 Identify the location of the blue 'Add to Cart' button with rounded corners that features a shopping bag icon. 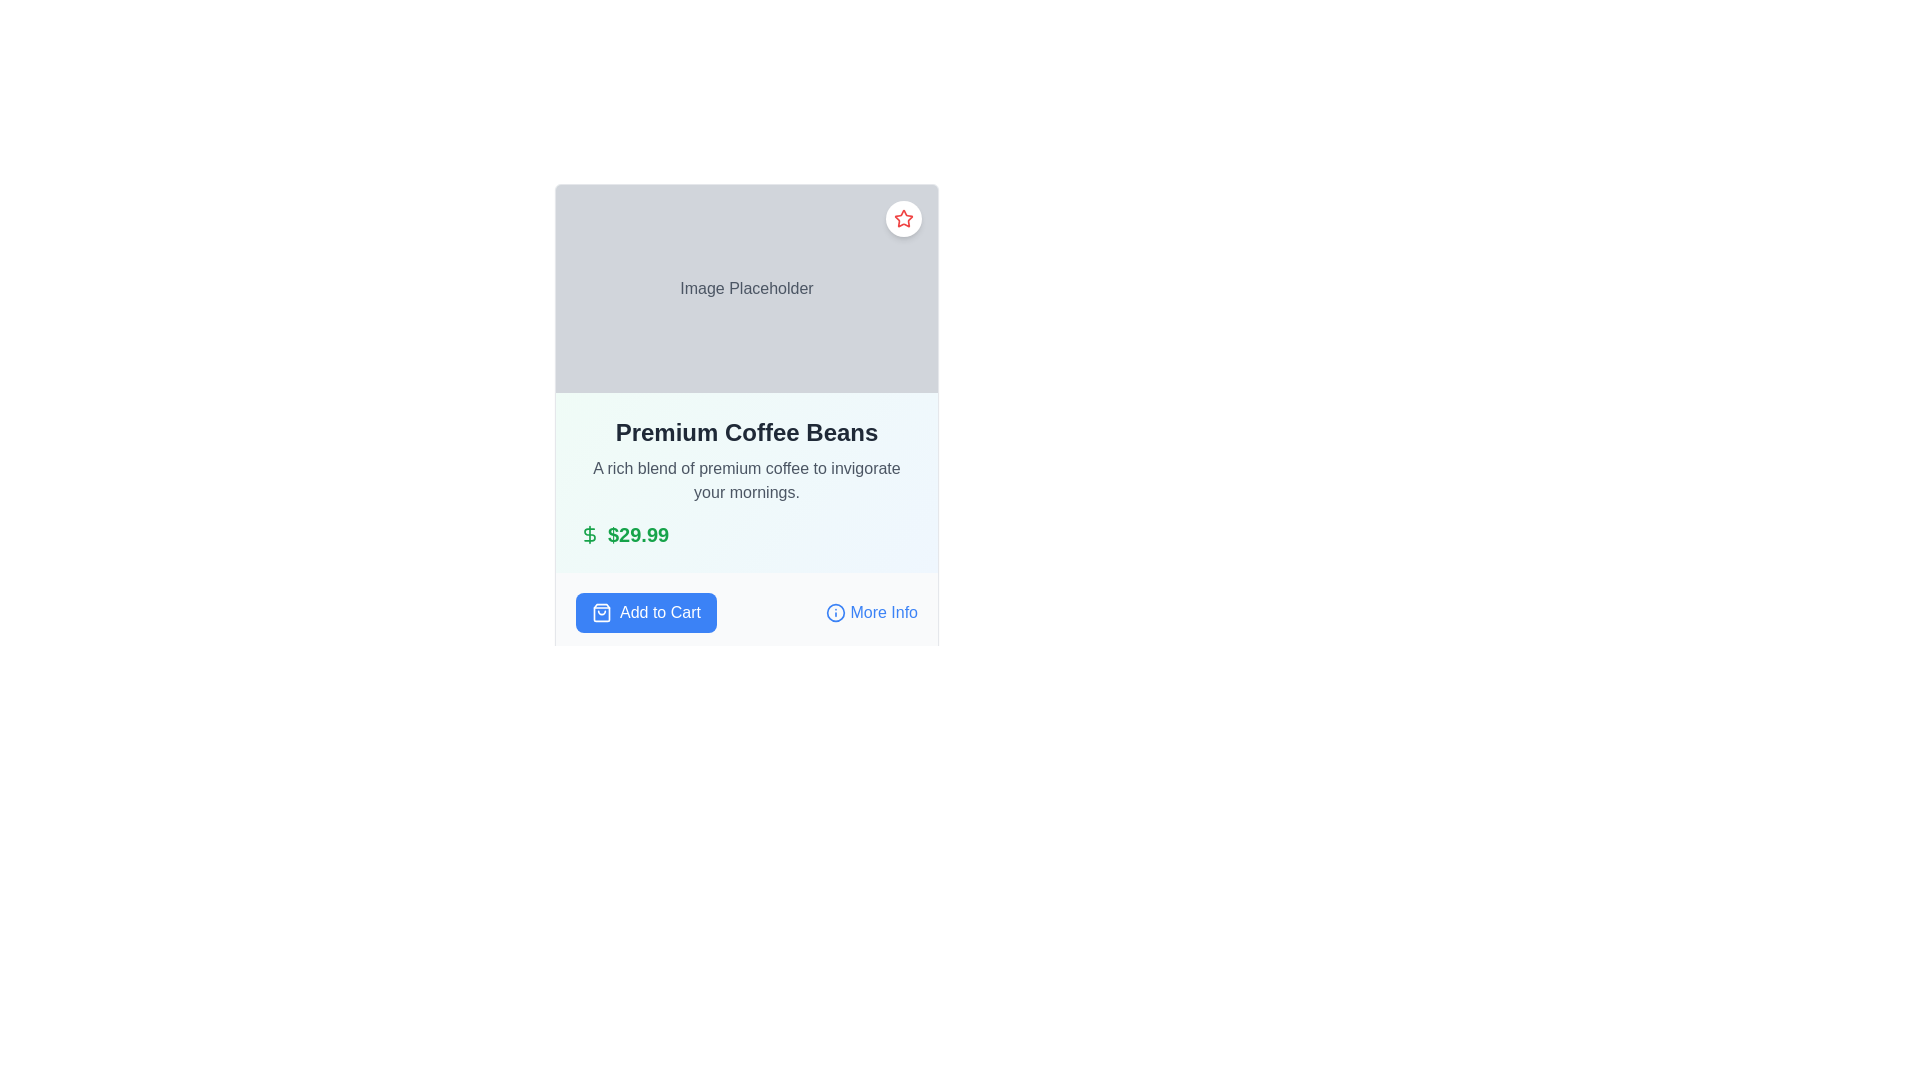
(646, 612).